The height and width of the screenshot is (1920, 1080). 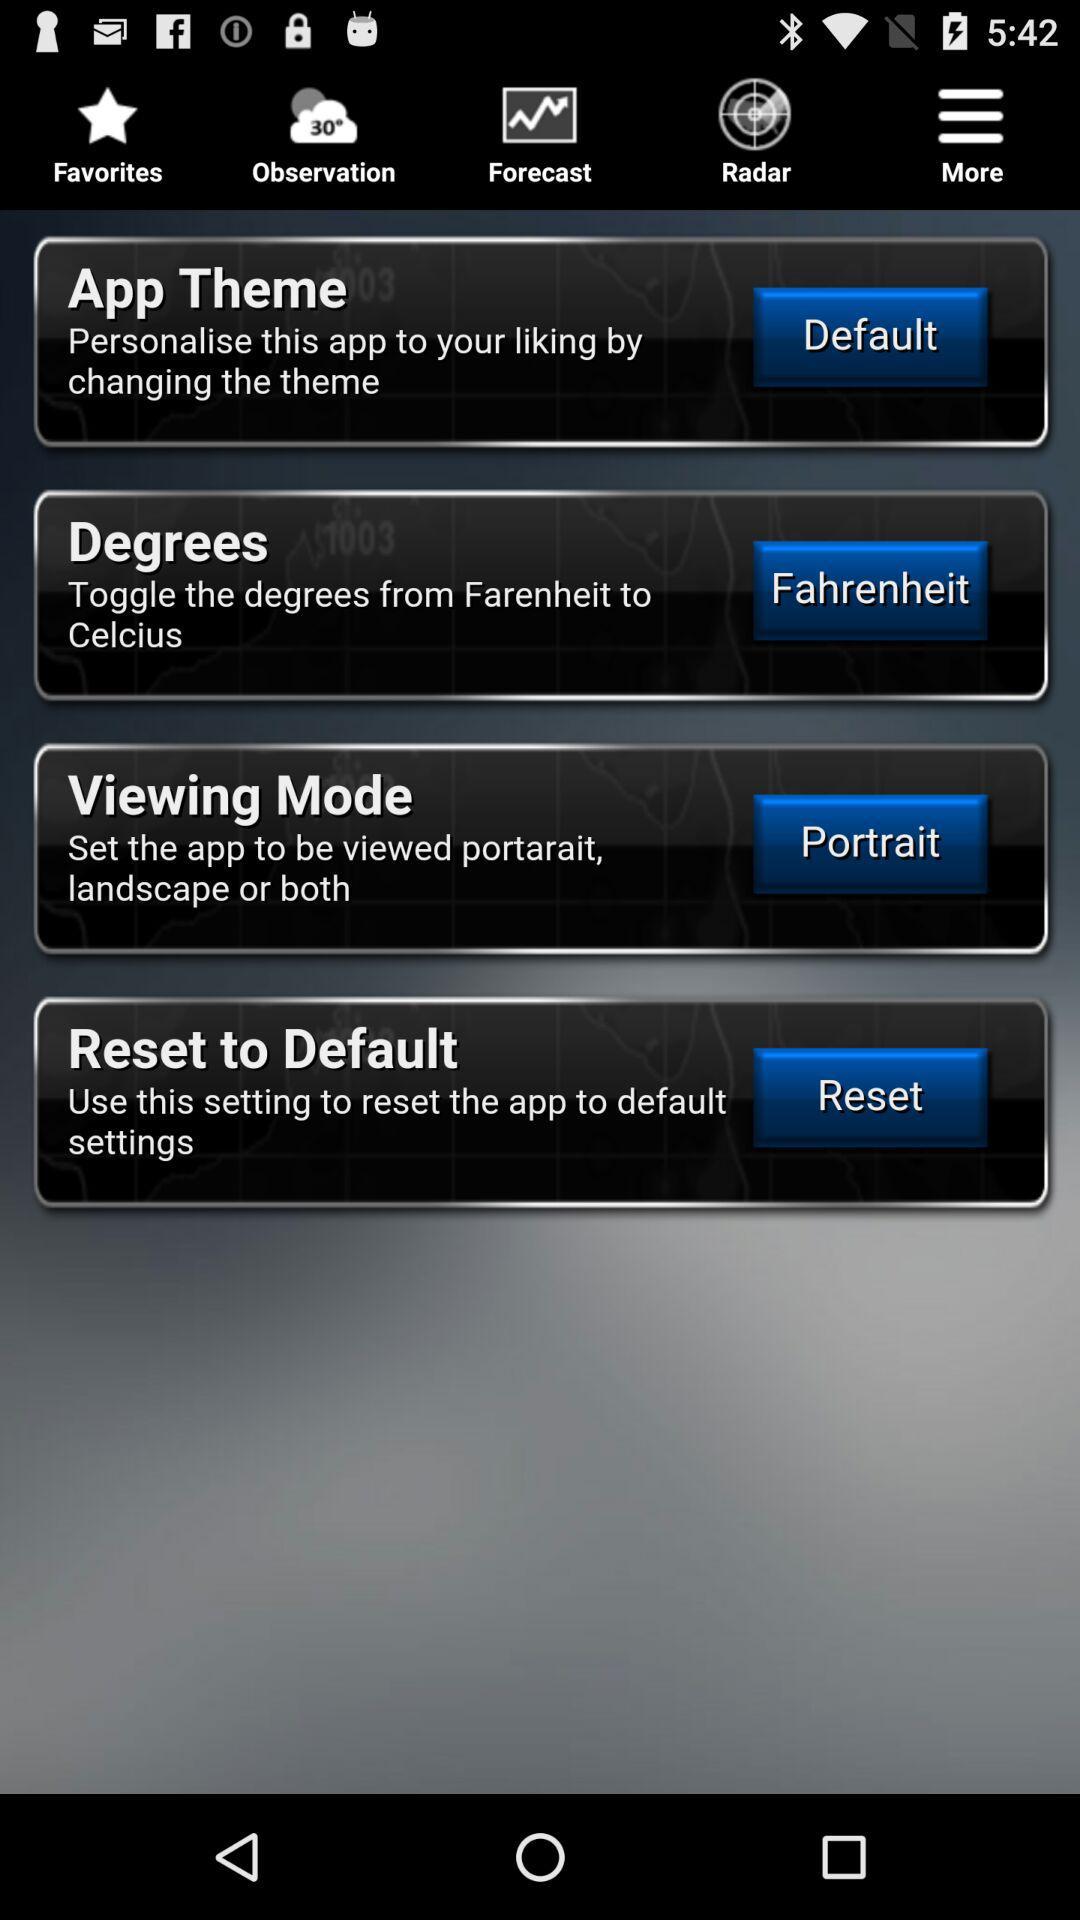 What do you see at coordinates (540, 994) in the screenshot?
I see `settings options` at bounding box center [540, 994].